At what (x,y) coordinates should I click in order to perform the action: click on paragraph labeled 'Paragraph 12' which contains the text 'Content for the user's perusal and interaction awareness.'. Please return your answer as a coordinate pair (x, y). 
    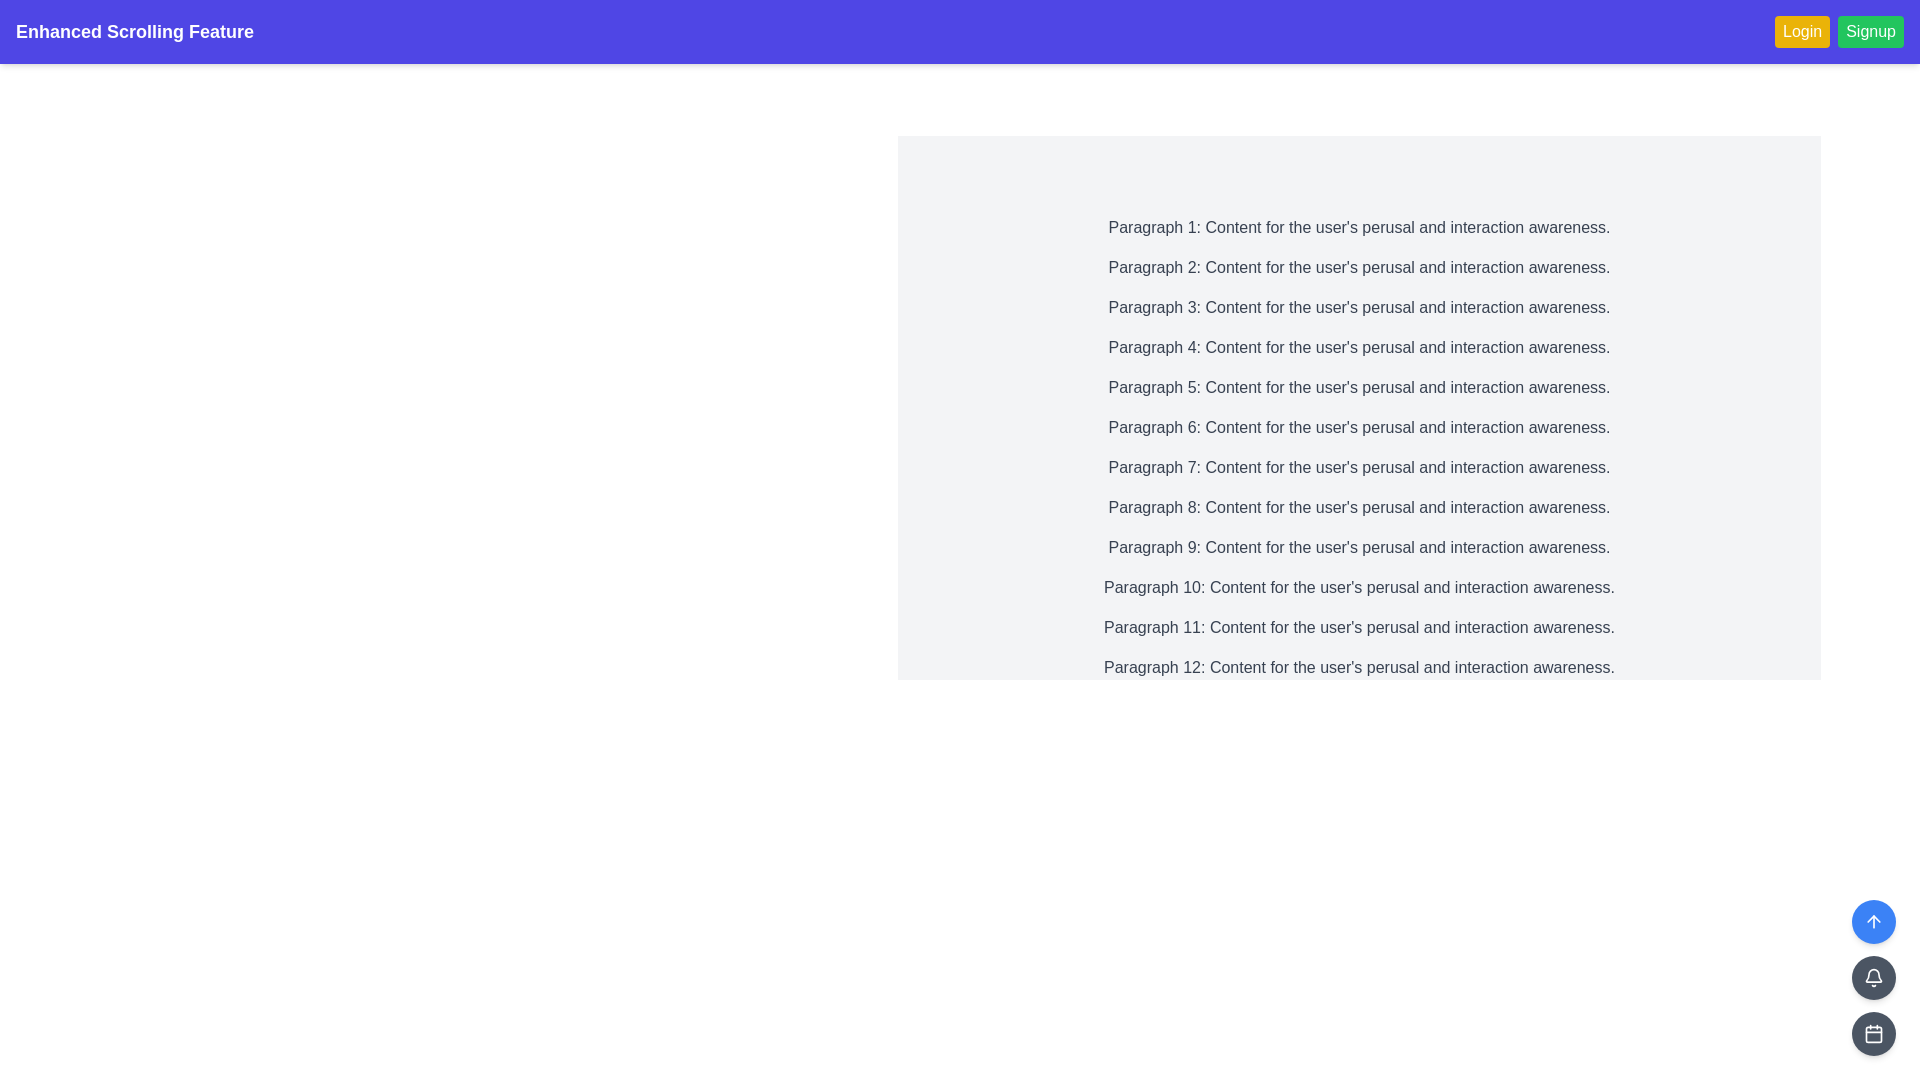
    Looking at the image, I should click on (1359, 667).